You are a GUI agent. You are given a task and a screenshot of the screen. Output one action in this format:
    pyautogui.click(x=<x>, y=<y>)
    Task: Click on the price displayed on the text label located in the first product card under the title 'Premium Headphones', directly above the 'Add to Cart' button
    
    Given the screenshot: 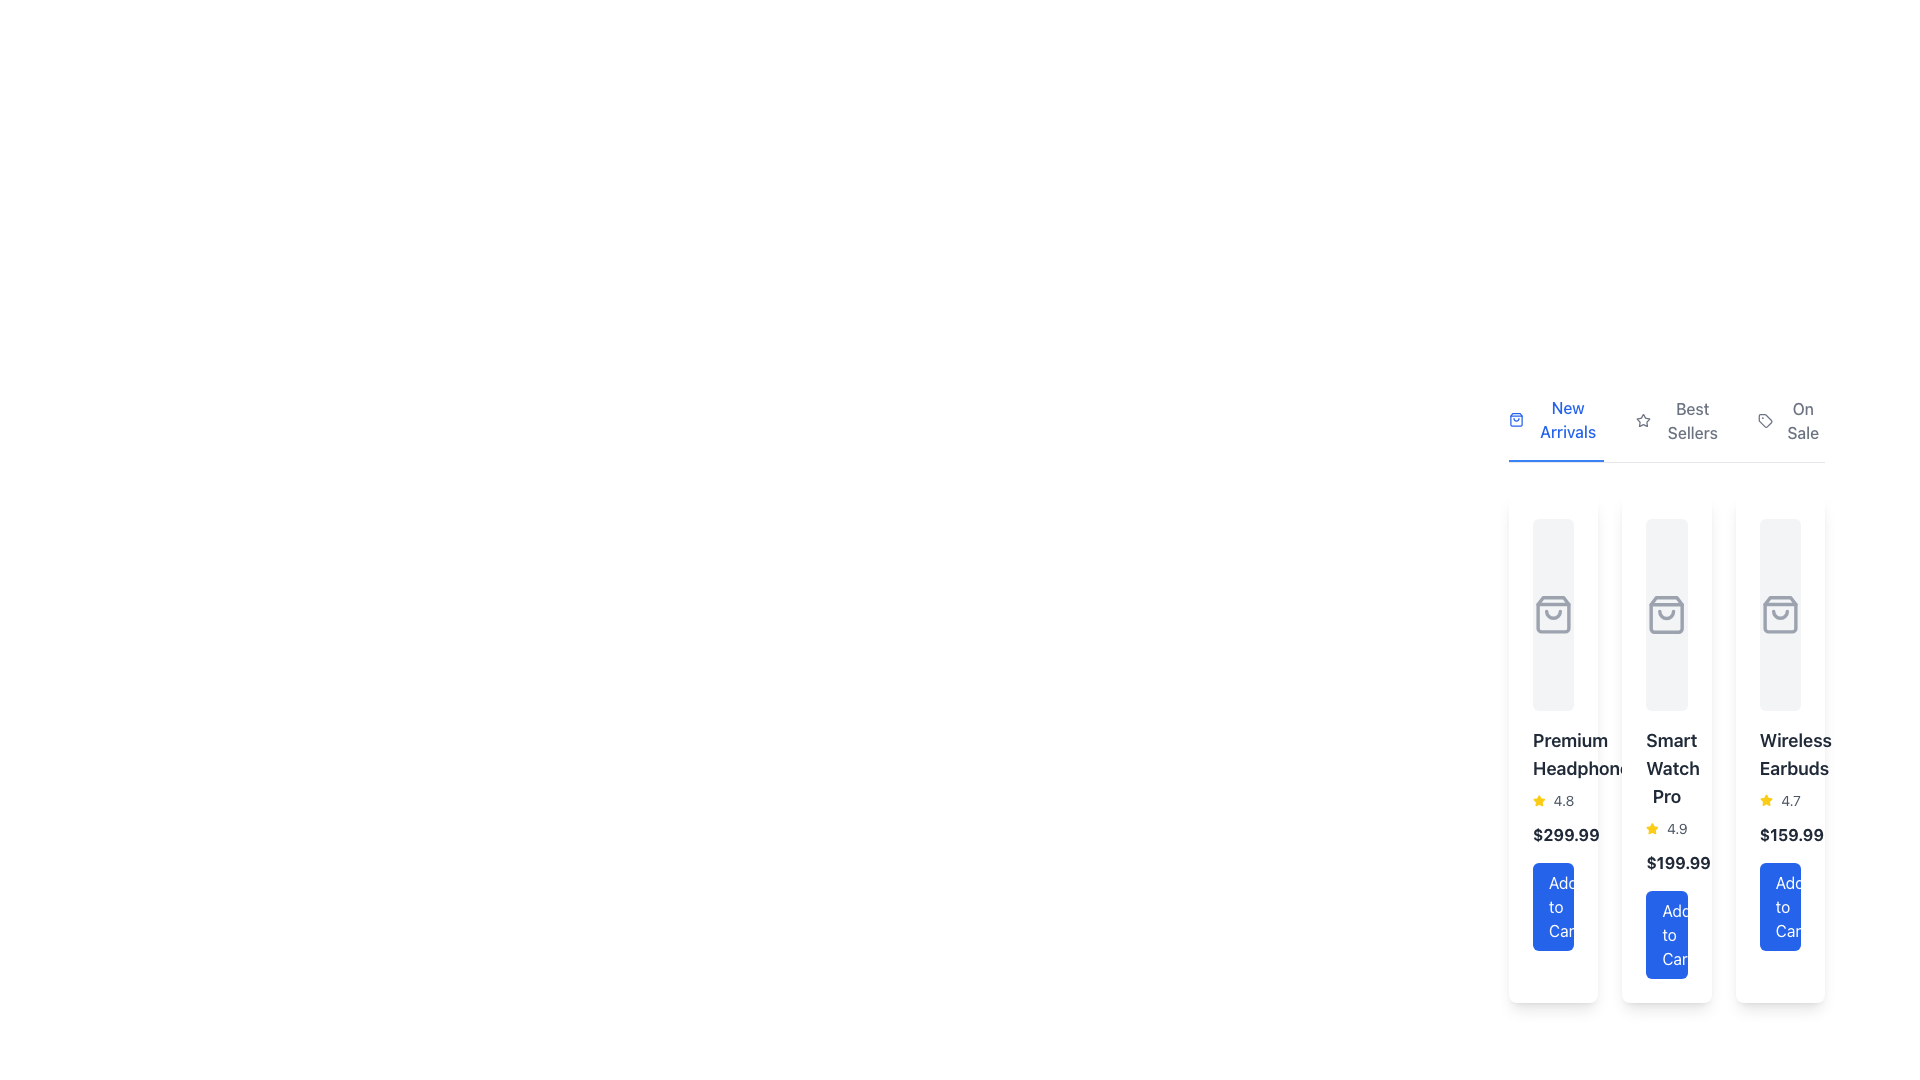 What is the action you would take?
    pyautogui.click(x=1552, y=834)
    